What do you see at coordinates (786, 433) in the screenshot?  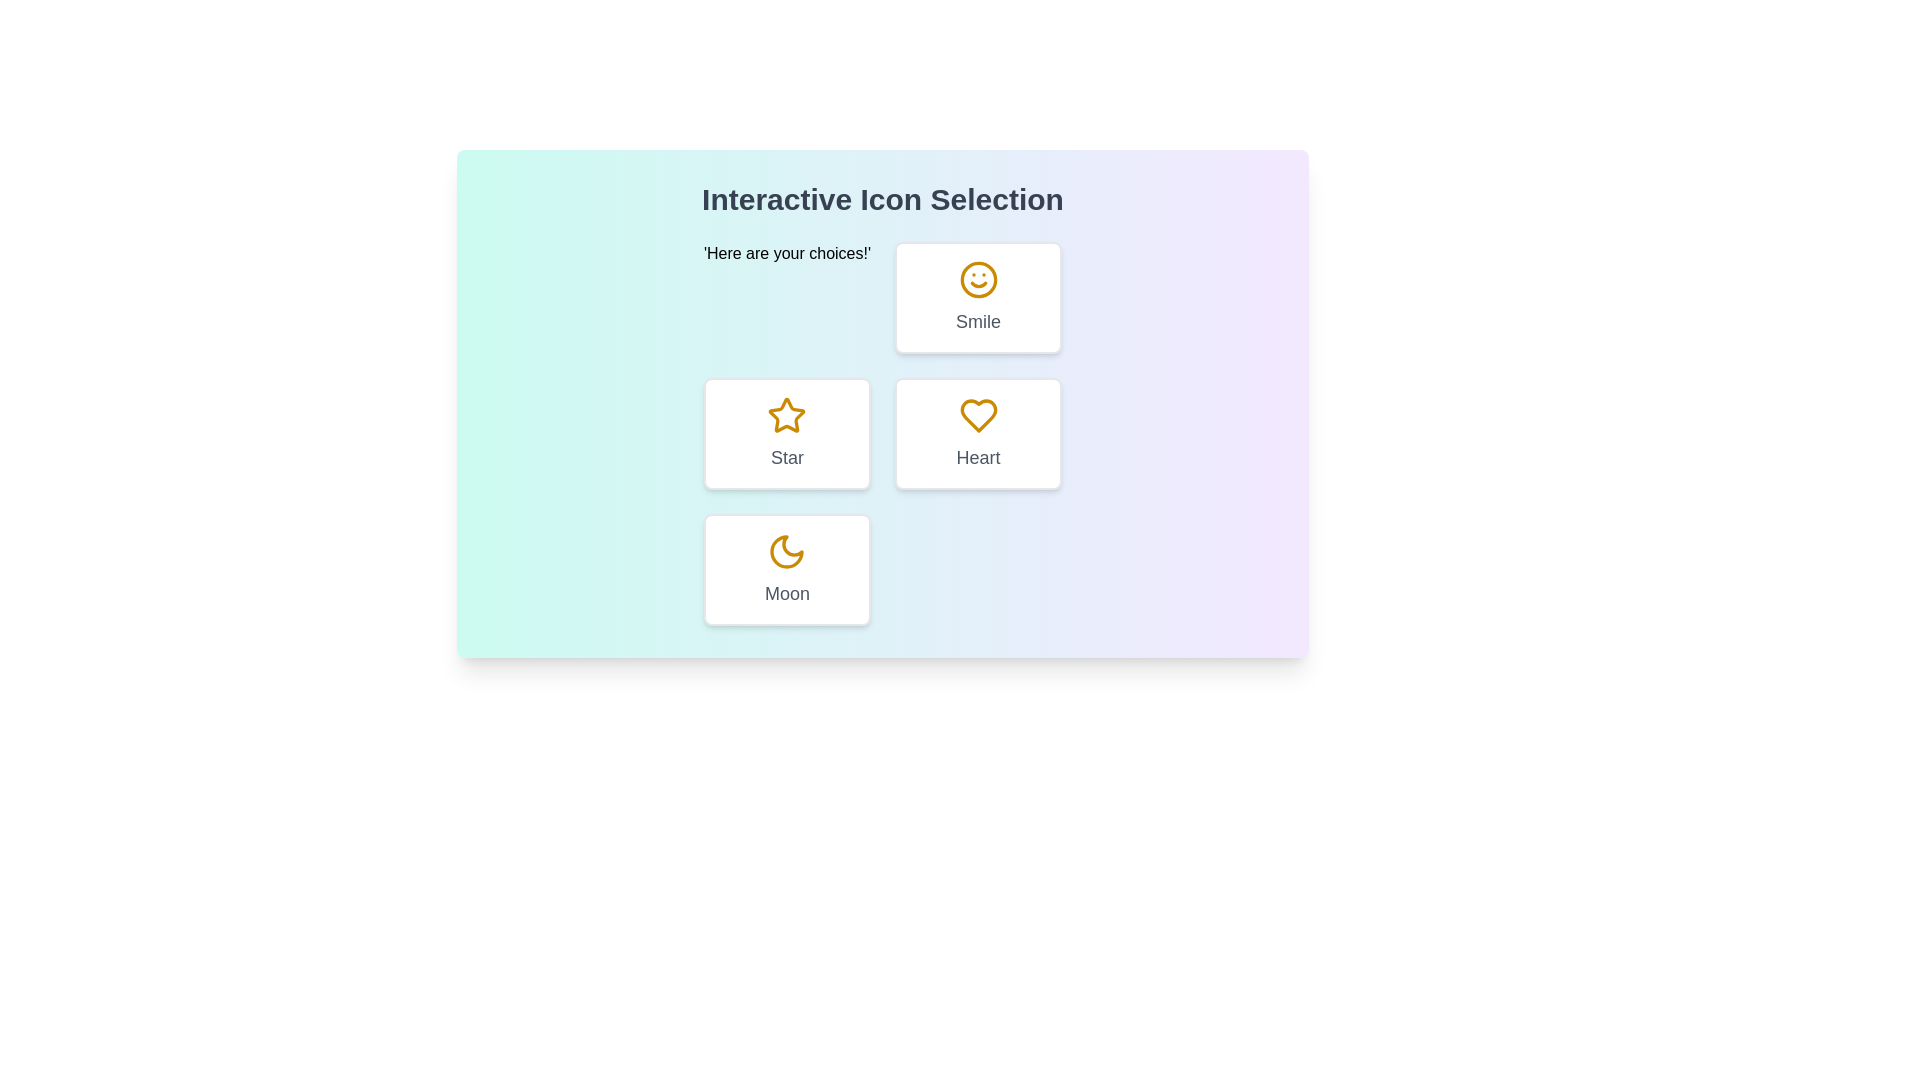 I see `the interactive card that is the second item in the left column under the 'Here are your choices!' section to trigger hover effects` at bounding box center [786, 433].